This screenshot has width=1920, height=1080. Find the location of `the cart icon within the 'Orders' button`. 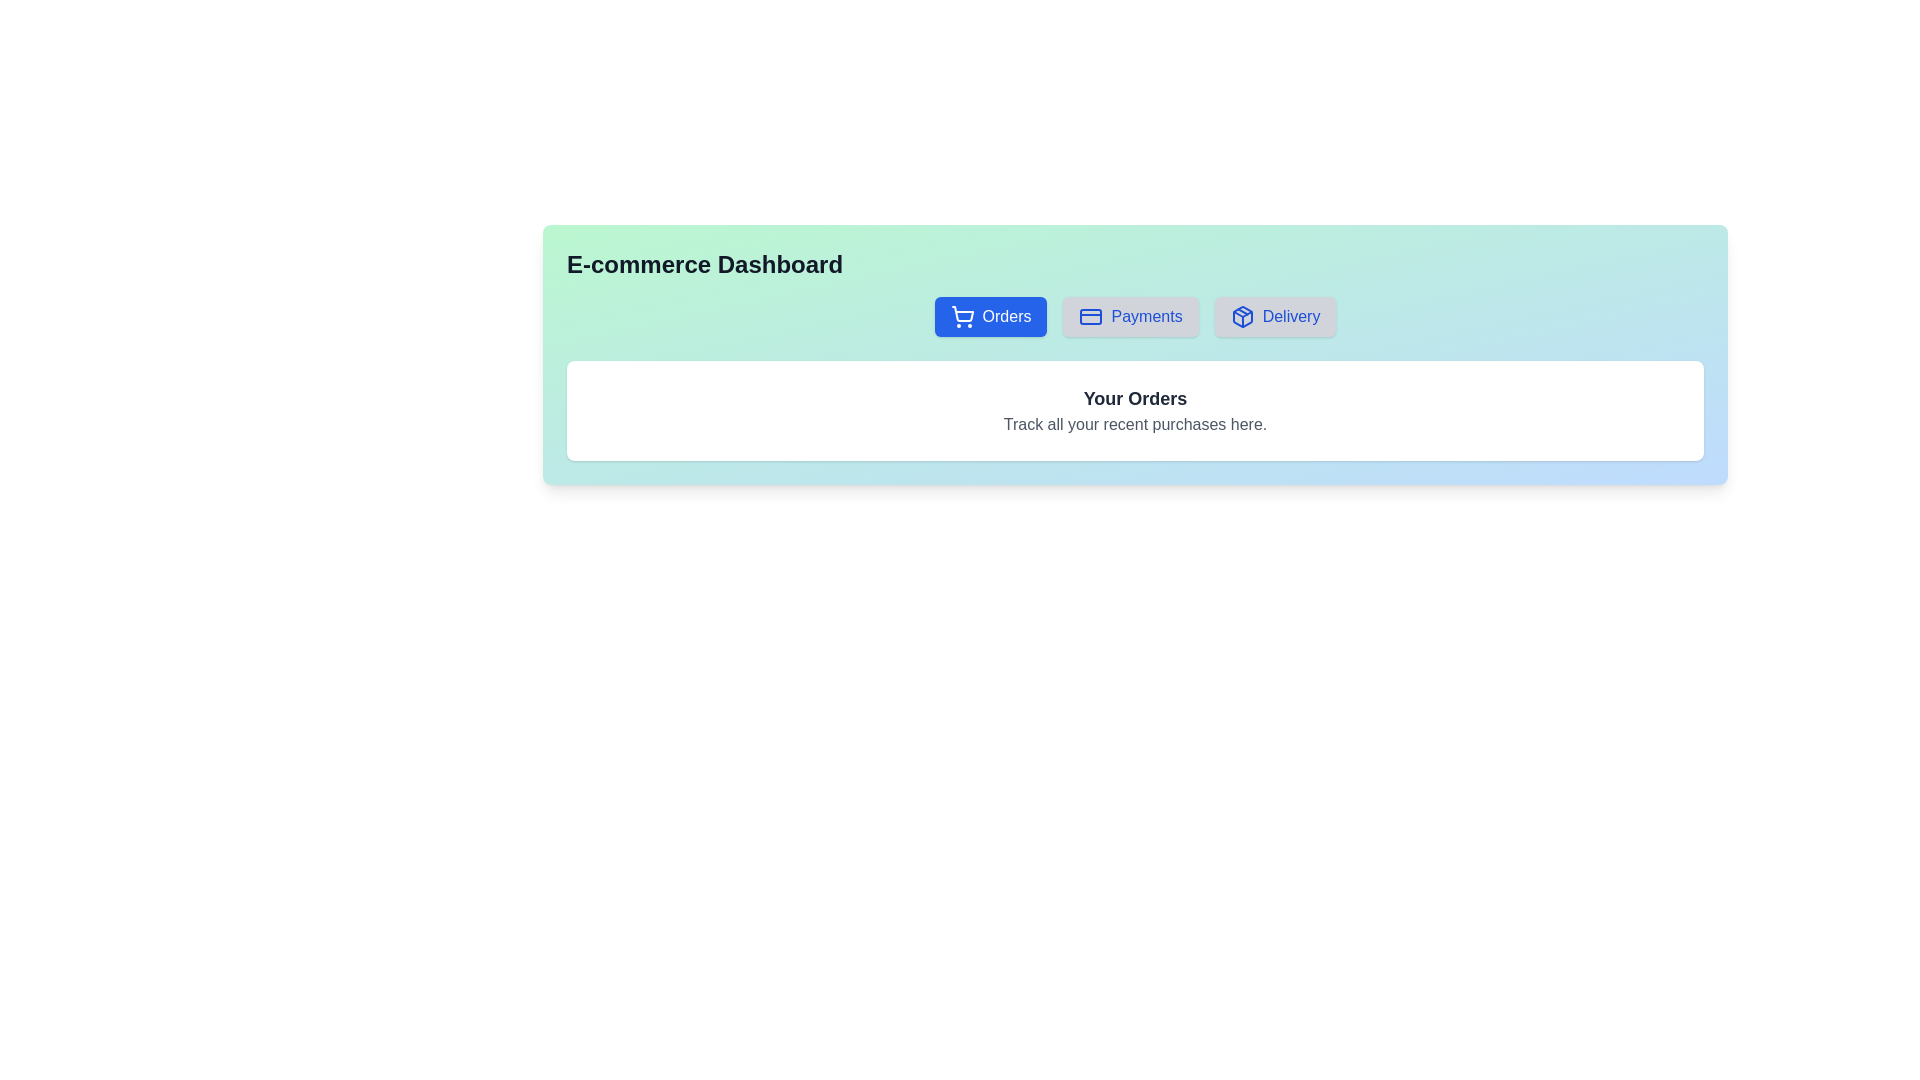

the cart icon within the 'Orders' button is located at coordinates (962, 315).